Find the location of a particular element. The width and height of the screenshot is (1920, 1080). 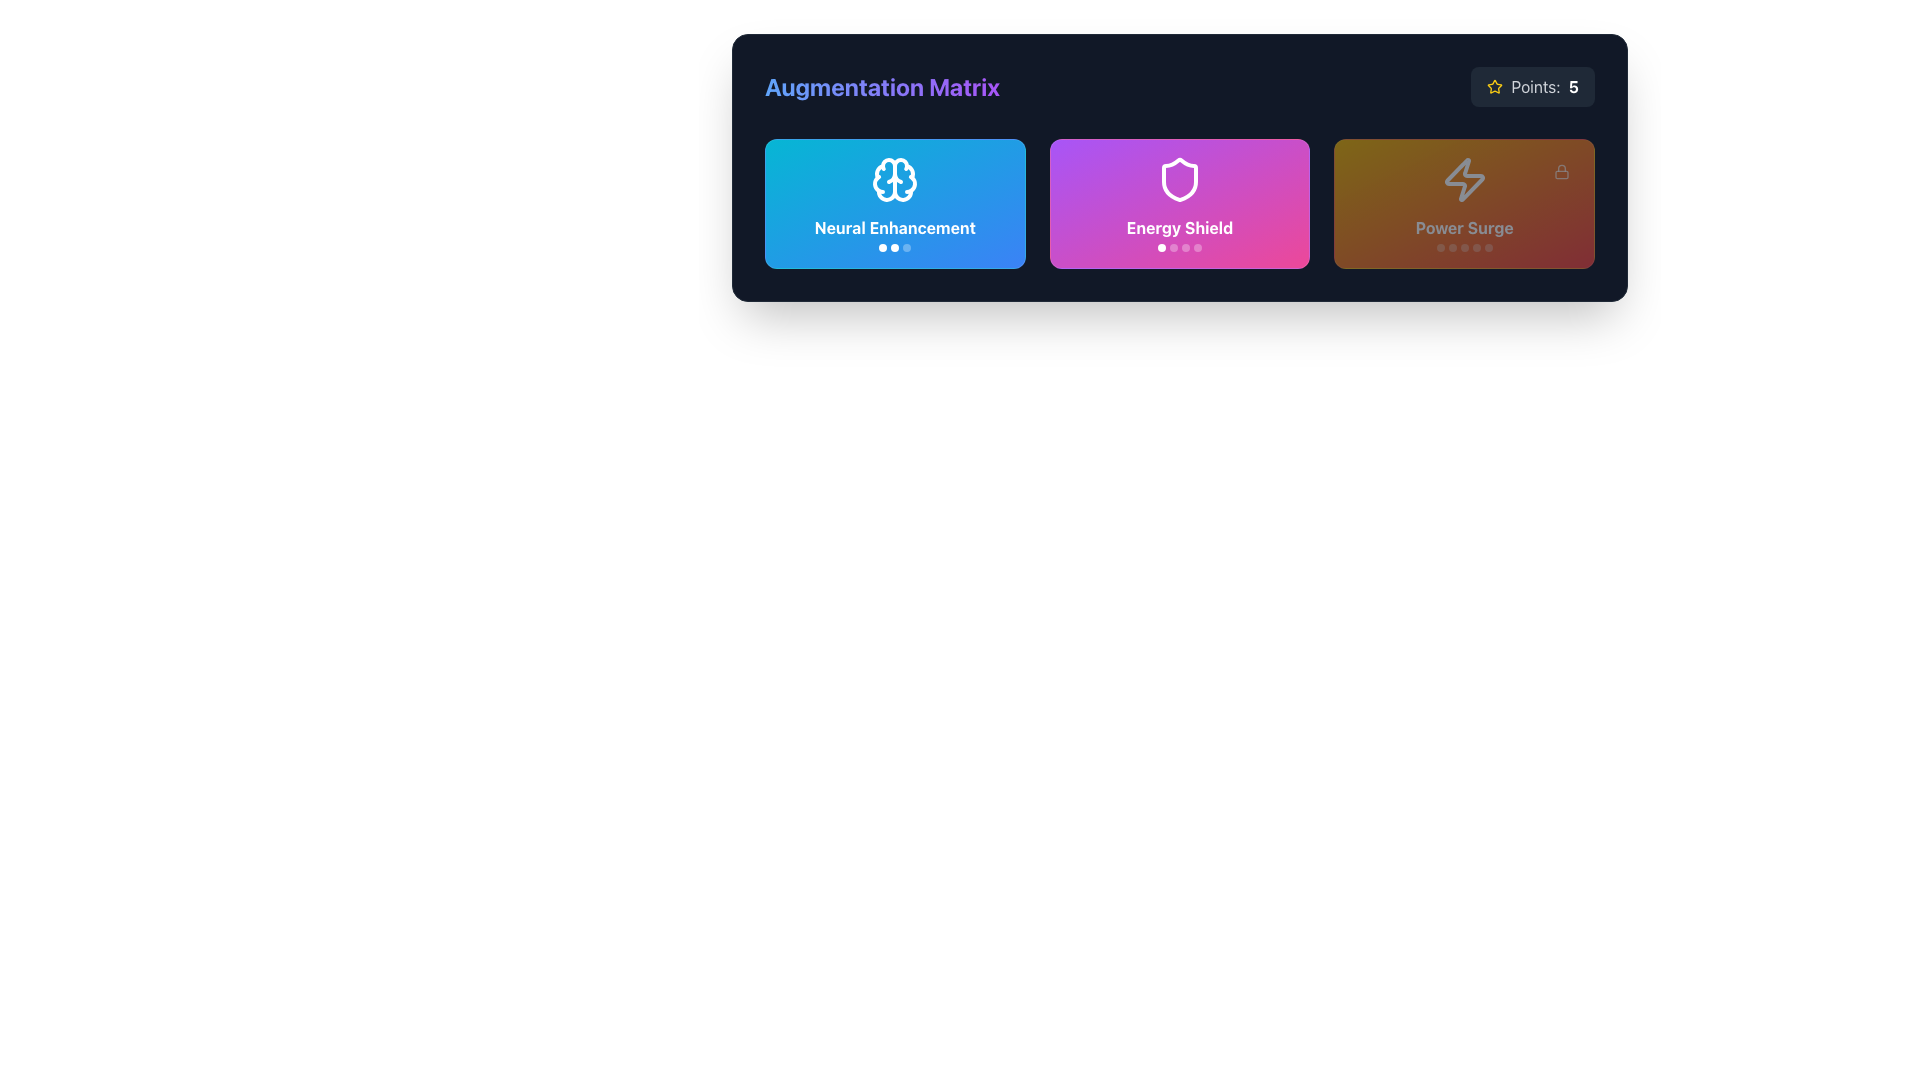

the brain icon with white strokes on a blue background, located at the top center of the 'Neural Enhancement' card in the 'Augmentation Matrix' section is located at coordinates (894, 180).